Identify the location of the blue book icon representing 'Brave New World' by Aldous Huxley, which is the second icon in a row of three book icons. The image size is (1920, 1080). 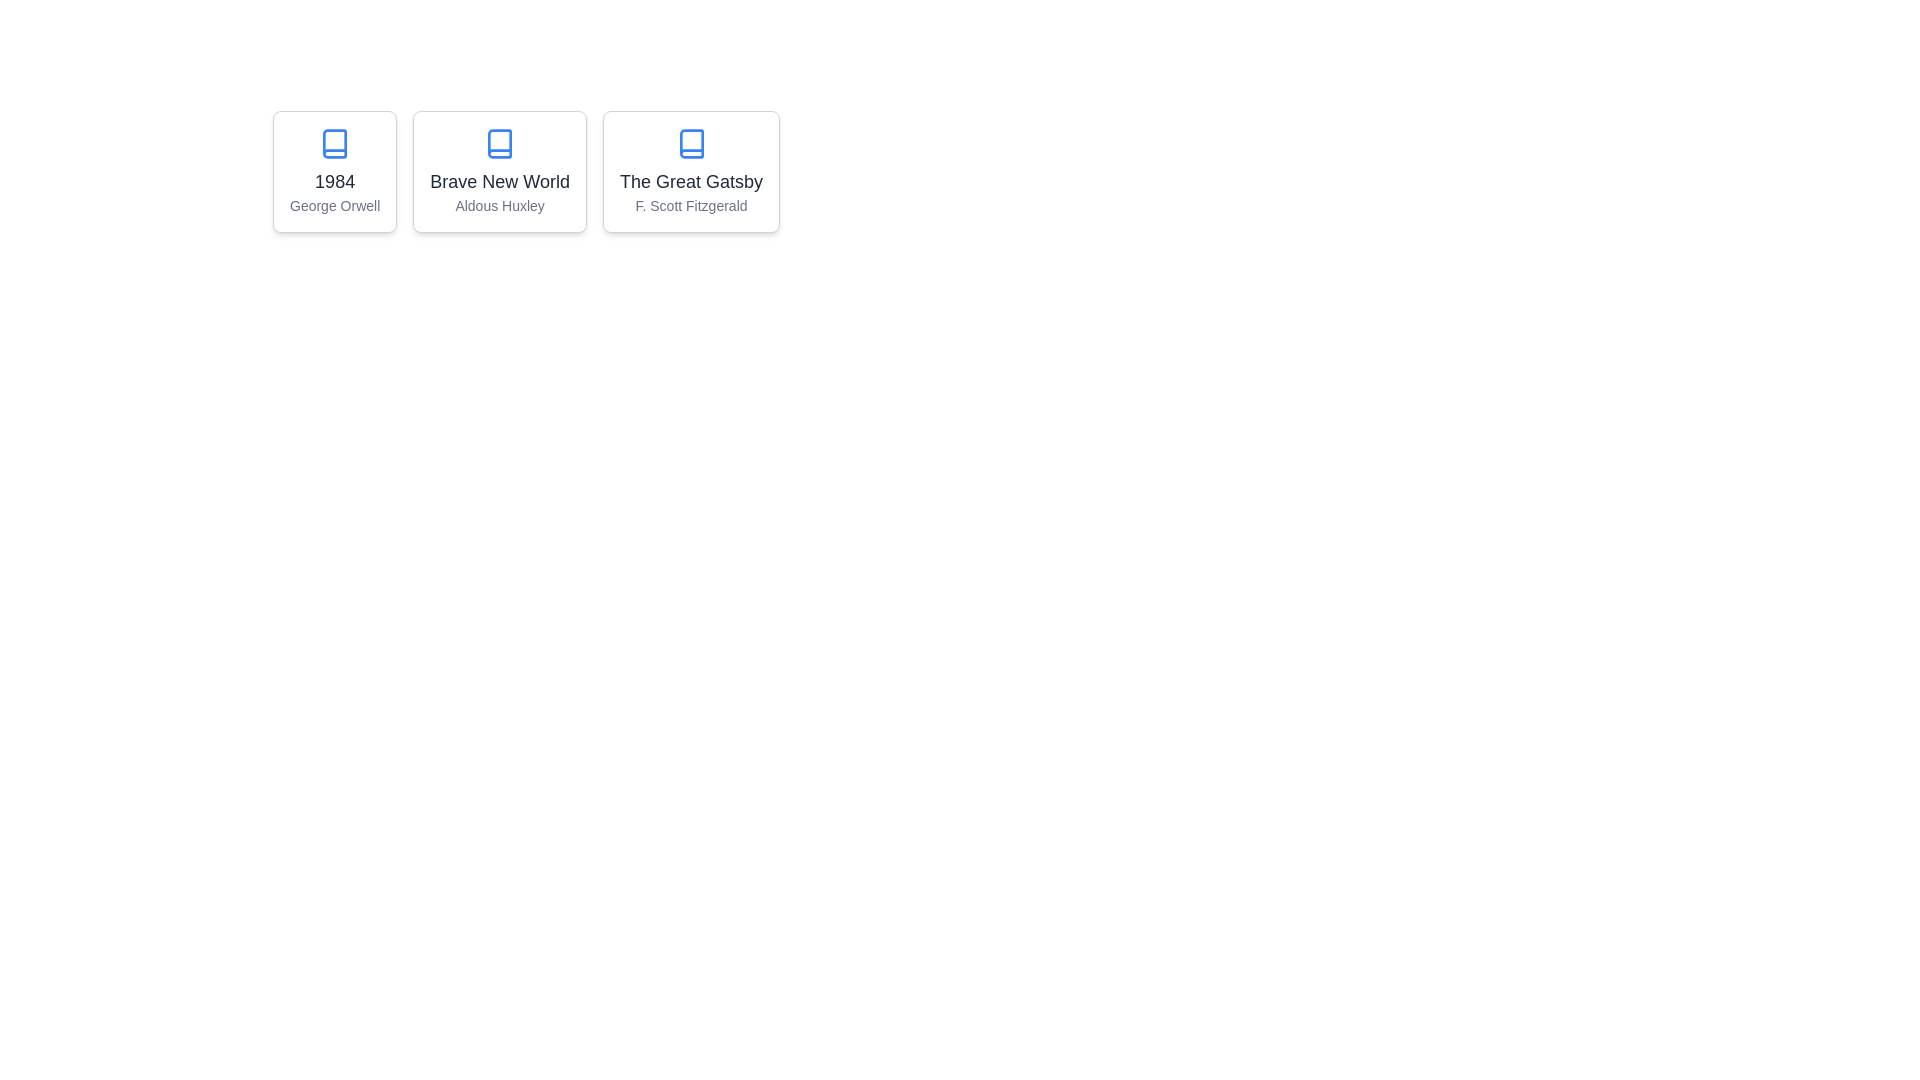
(500, 142).